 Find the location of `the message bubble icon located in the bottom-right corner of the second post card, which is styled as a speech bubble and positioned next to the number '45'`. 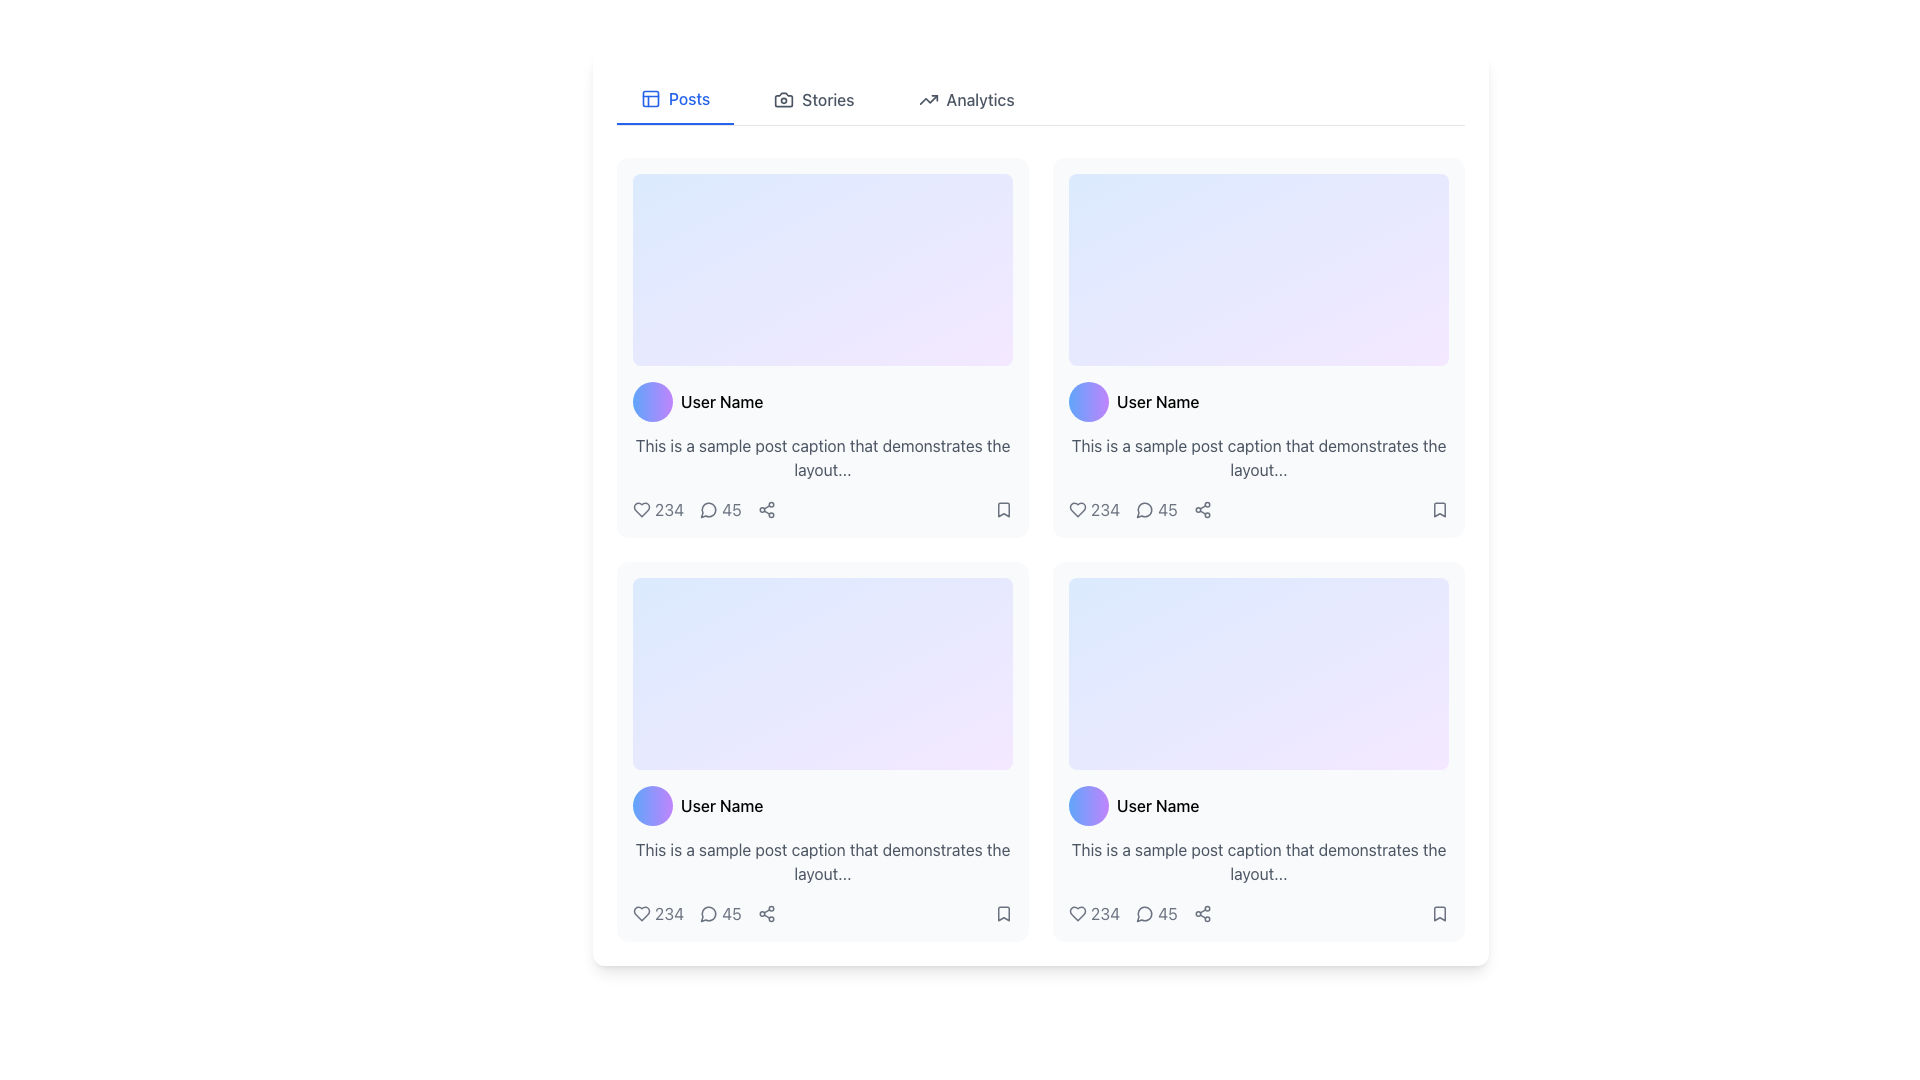

the message bubble icon located in the bottom-right corner of the second post card, which is styled as a speech bubble and positioned next to the number '45' is located at coordinates (1144, 914).